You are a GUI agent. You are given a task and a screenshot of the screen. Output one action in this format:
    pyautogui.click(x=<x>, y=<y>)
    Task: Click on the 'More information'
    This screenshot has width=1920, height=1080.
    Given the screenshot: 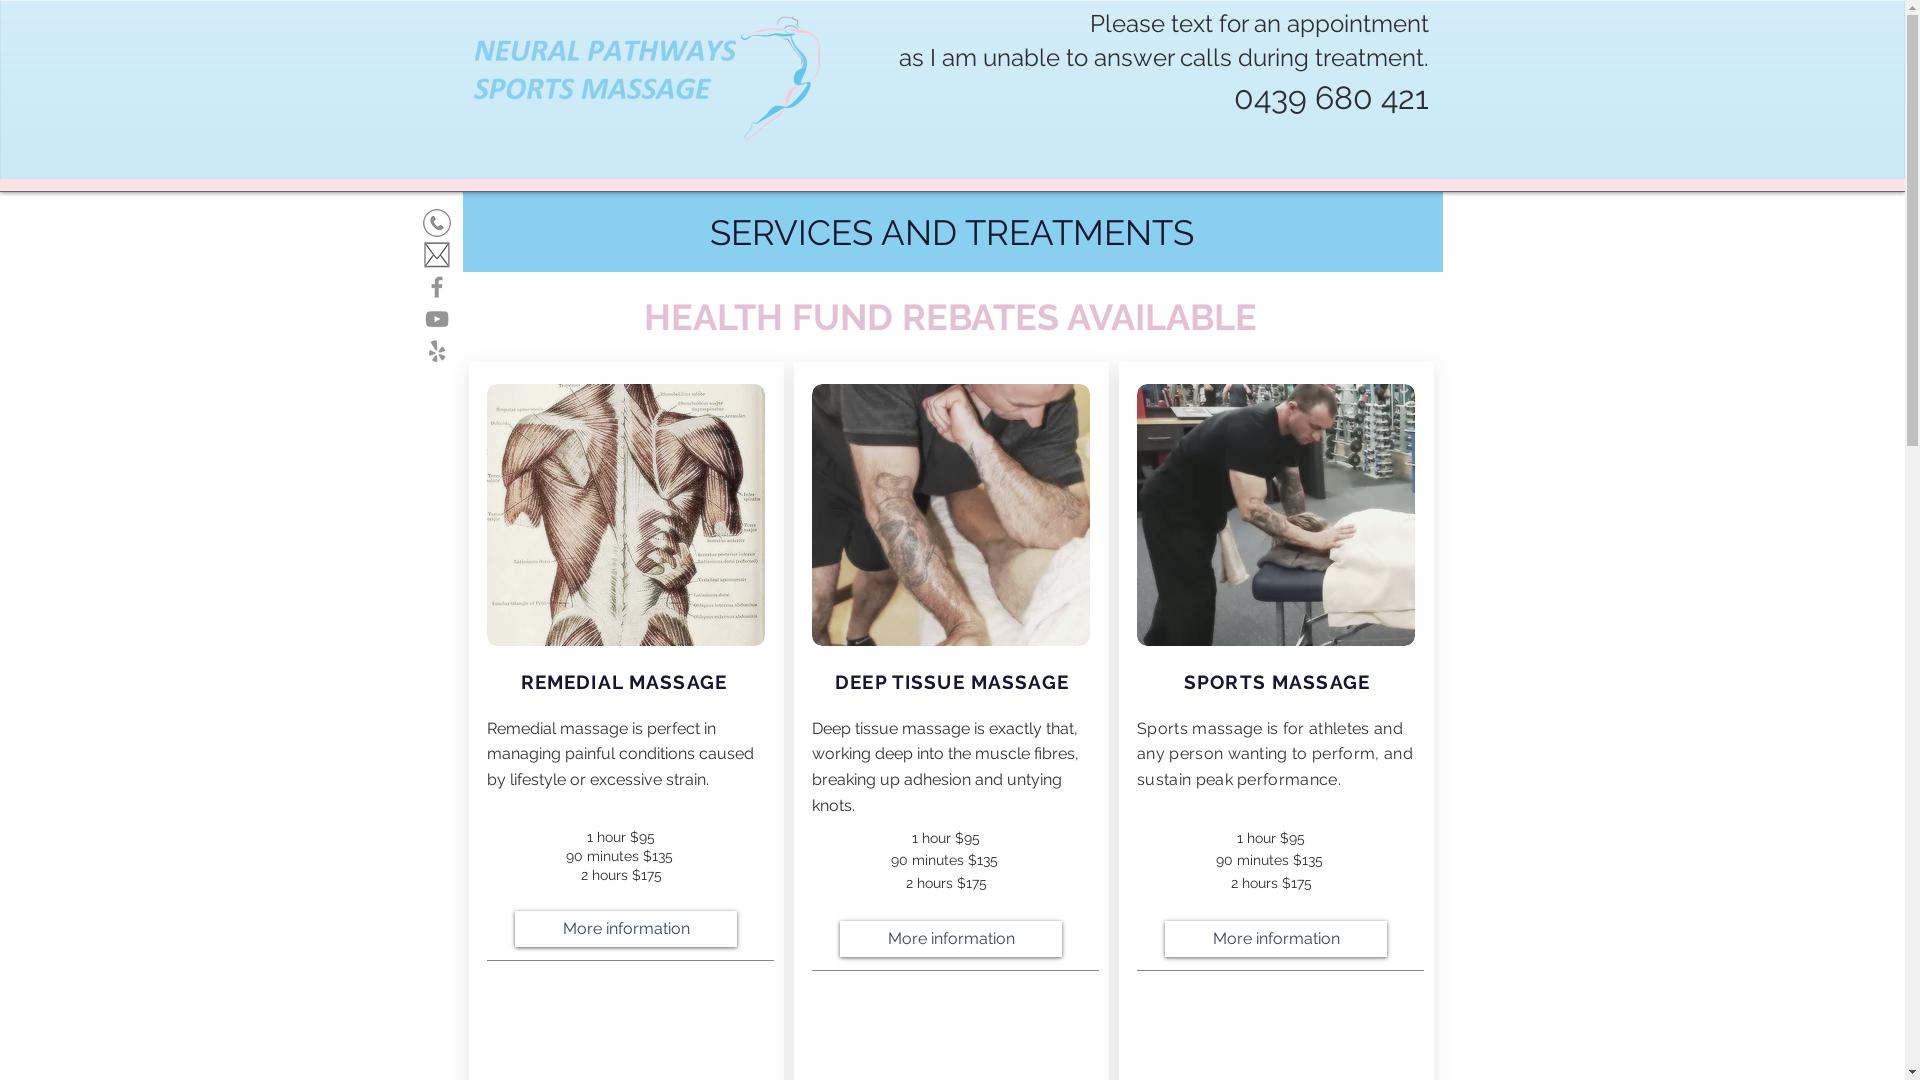 What is the action you would take?
    pyautogui.click(x=949, y=938)
    